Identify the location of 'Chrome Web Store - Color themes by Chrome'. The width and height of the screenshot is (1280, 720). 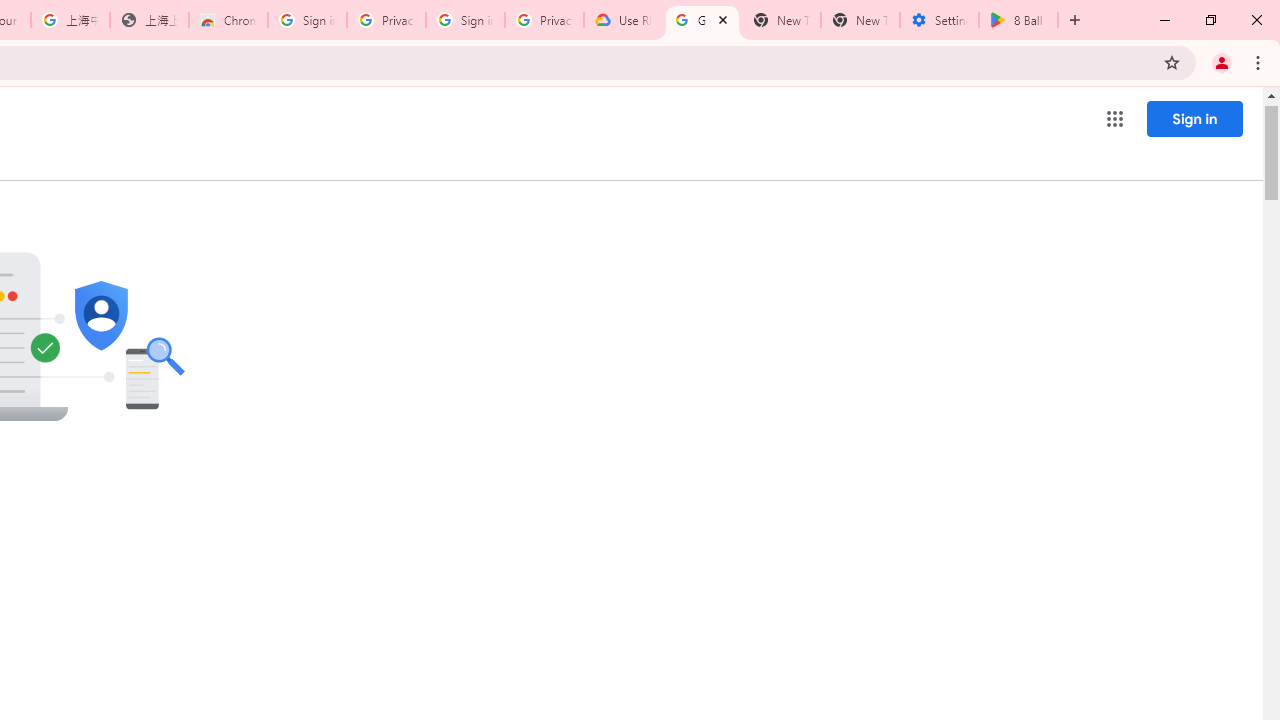
(228, 20).